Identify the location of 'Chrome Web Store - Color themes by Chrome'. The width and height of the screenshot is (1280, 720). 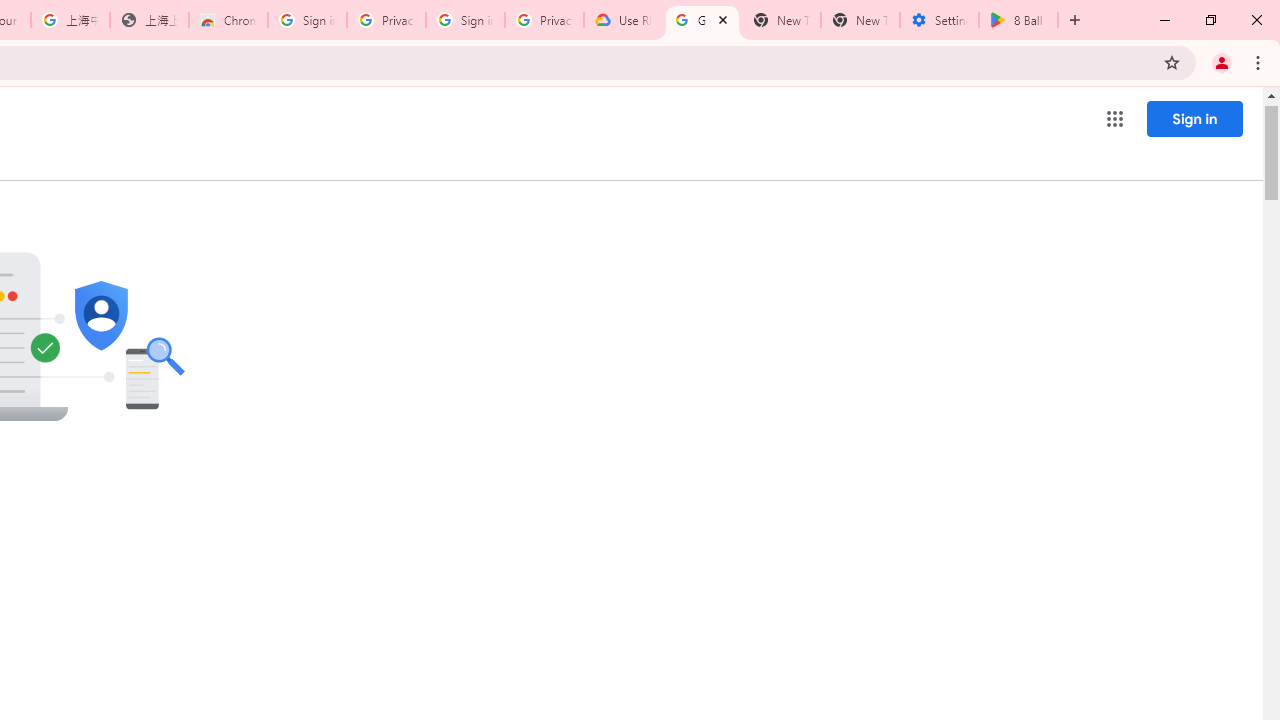
(228, 20).